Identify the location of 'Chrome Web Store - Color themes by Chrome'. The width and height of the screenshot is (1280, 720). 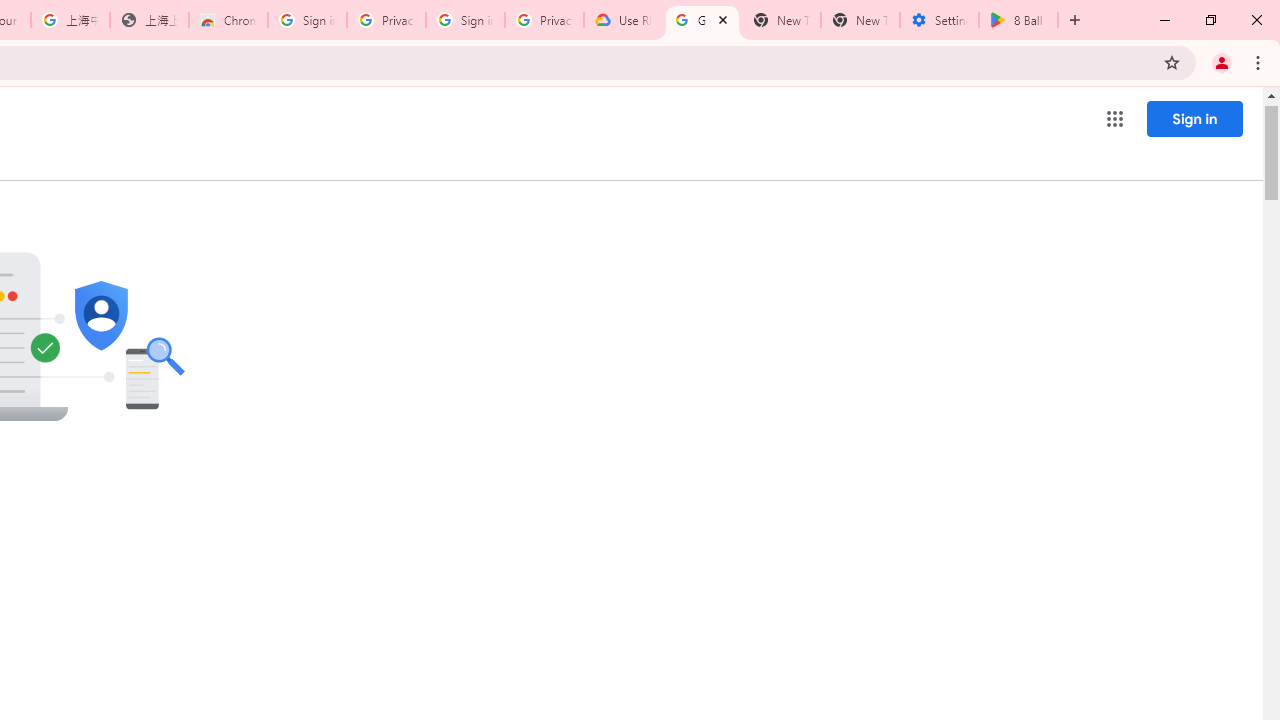
(228, 20).